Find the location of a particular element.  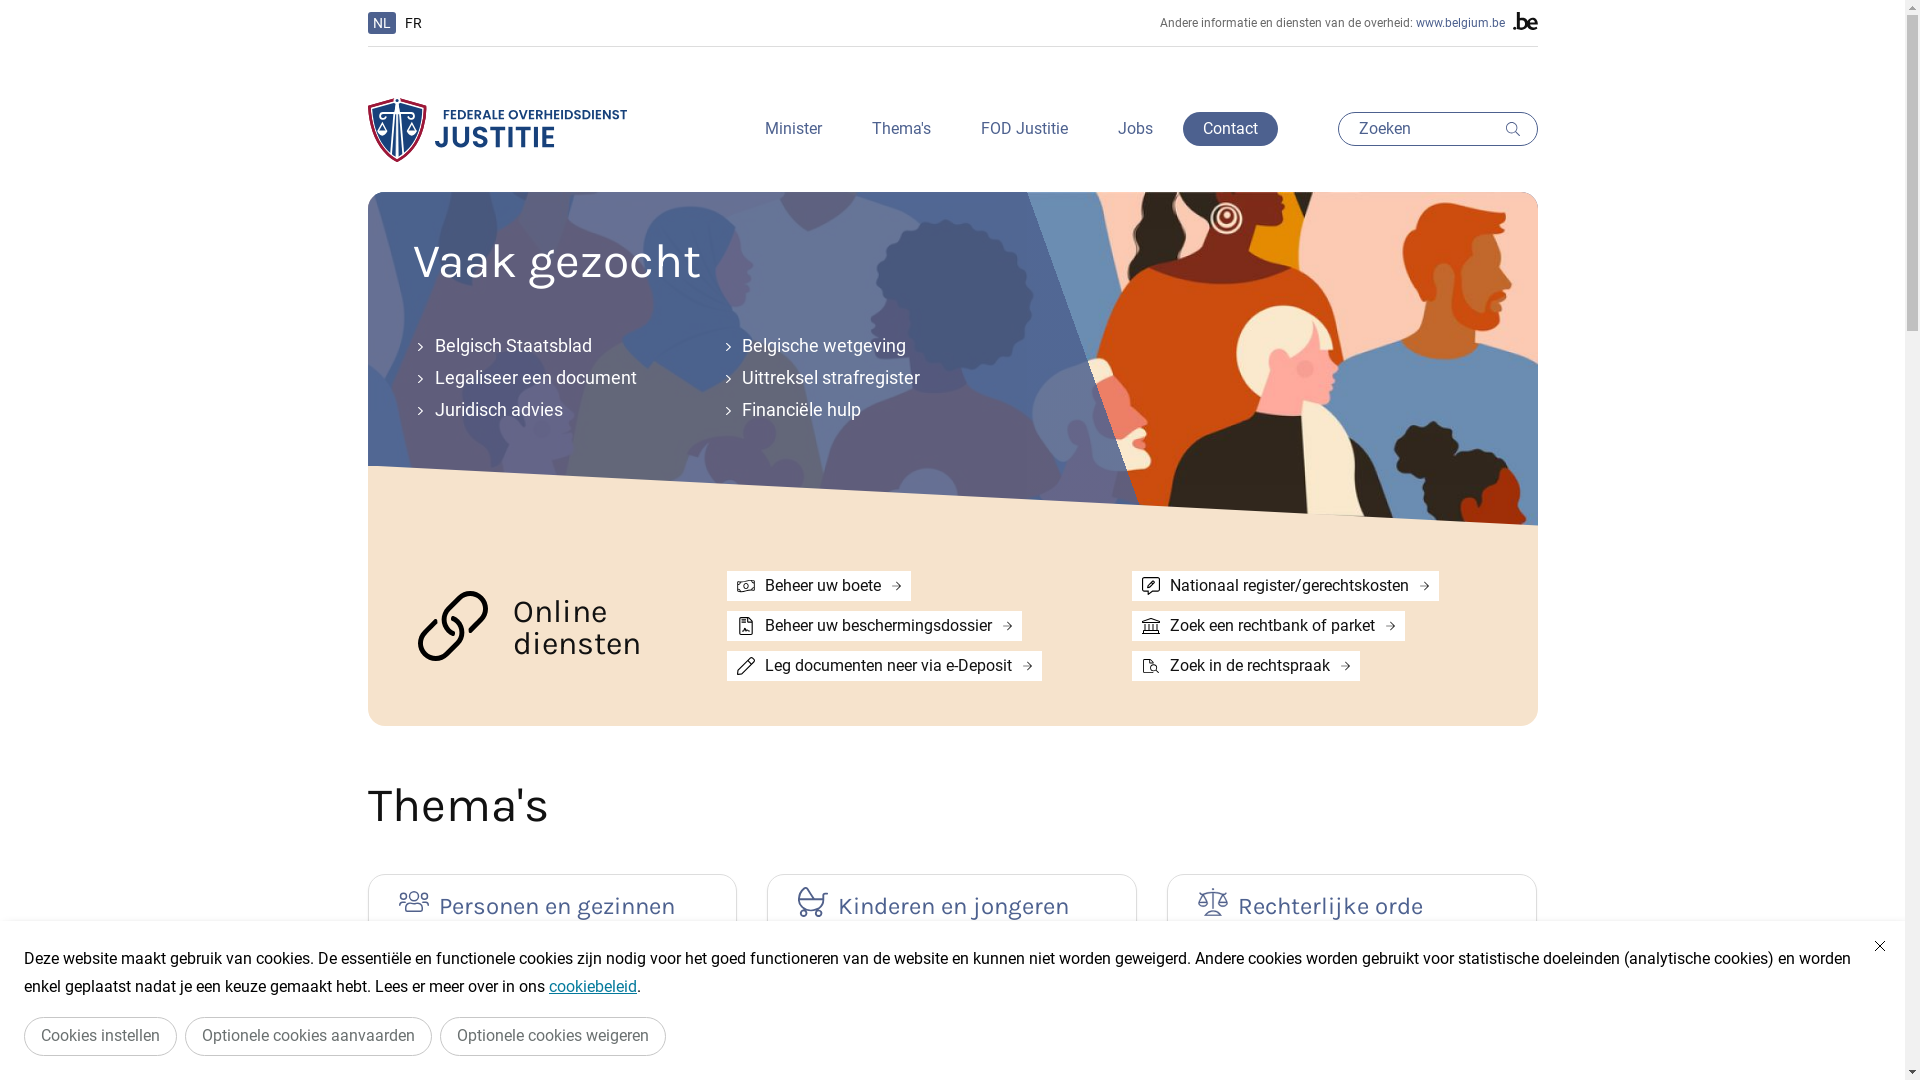

'Optionele cookies aanvaarden' is located at coordinates (307, 1035).